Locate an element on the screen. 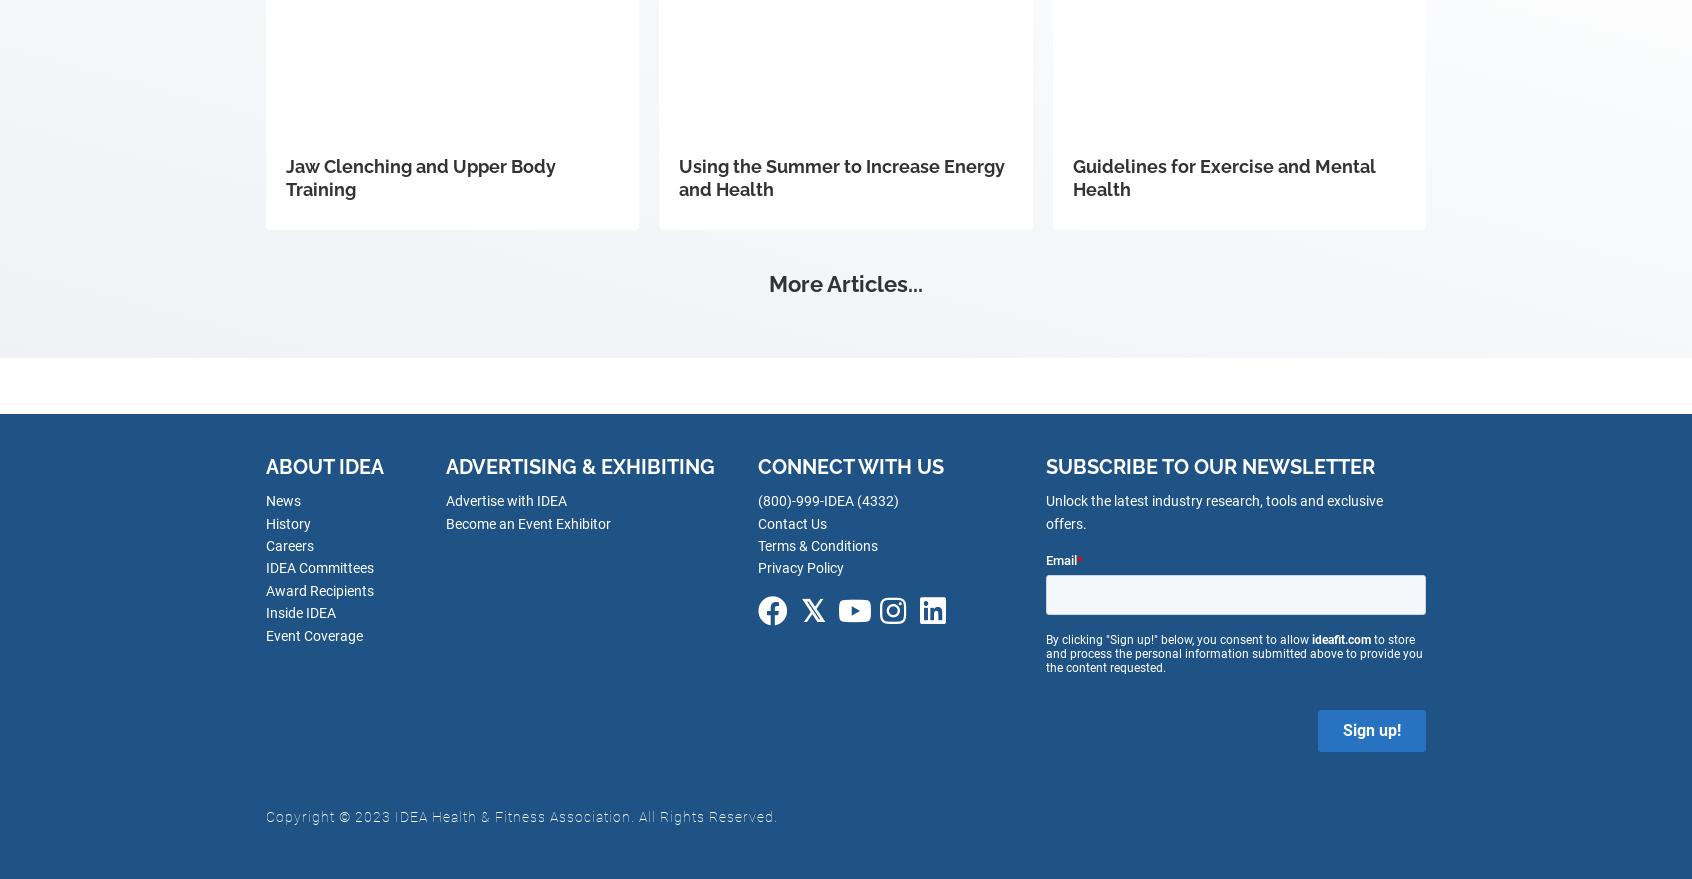  'History' is located at coordinates (287, 523).